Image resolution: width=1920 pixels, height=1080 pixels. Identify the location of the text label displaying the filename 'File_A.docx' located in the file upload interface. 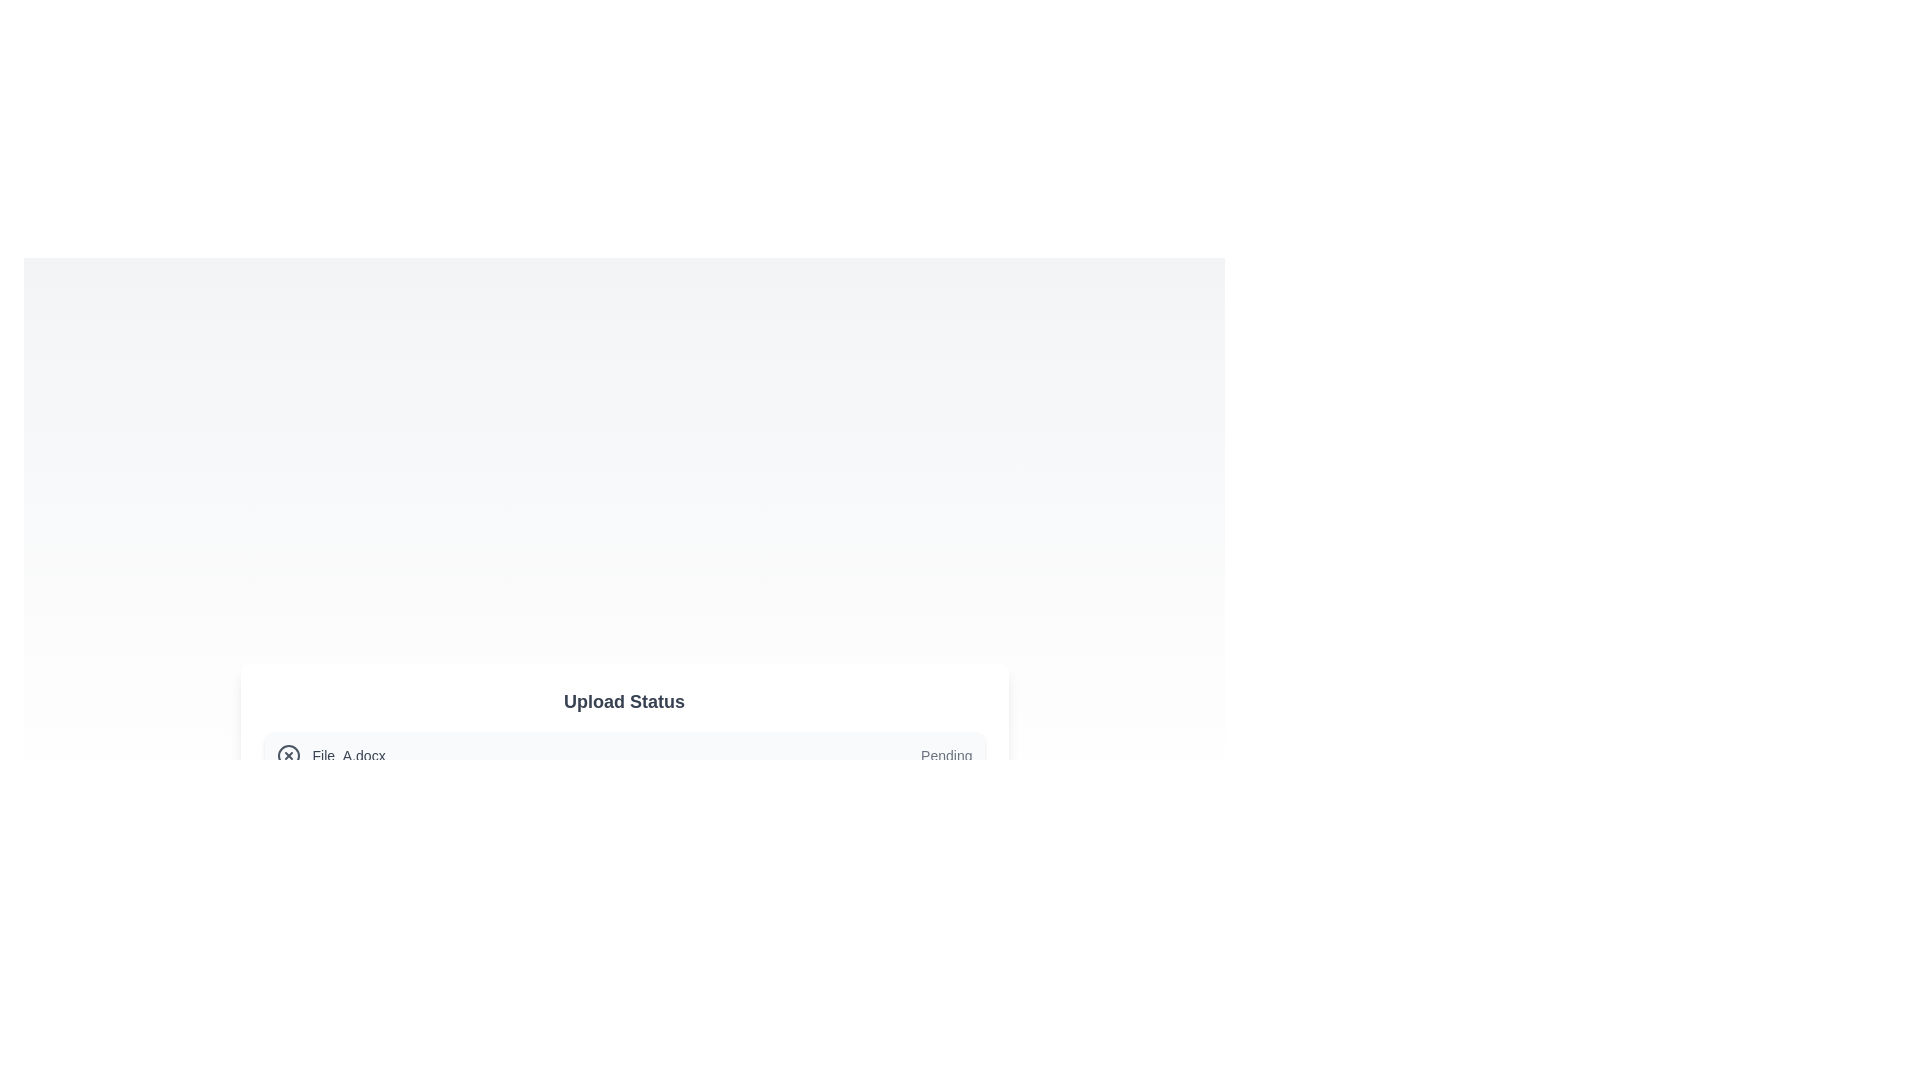
(349, 756).